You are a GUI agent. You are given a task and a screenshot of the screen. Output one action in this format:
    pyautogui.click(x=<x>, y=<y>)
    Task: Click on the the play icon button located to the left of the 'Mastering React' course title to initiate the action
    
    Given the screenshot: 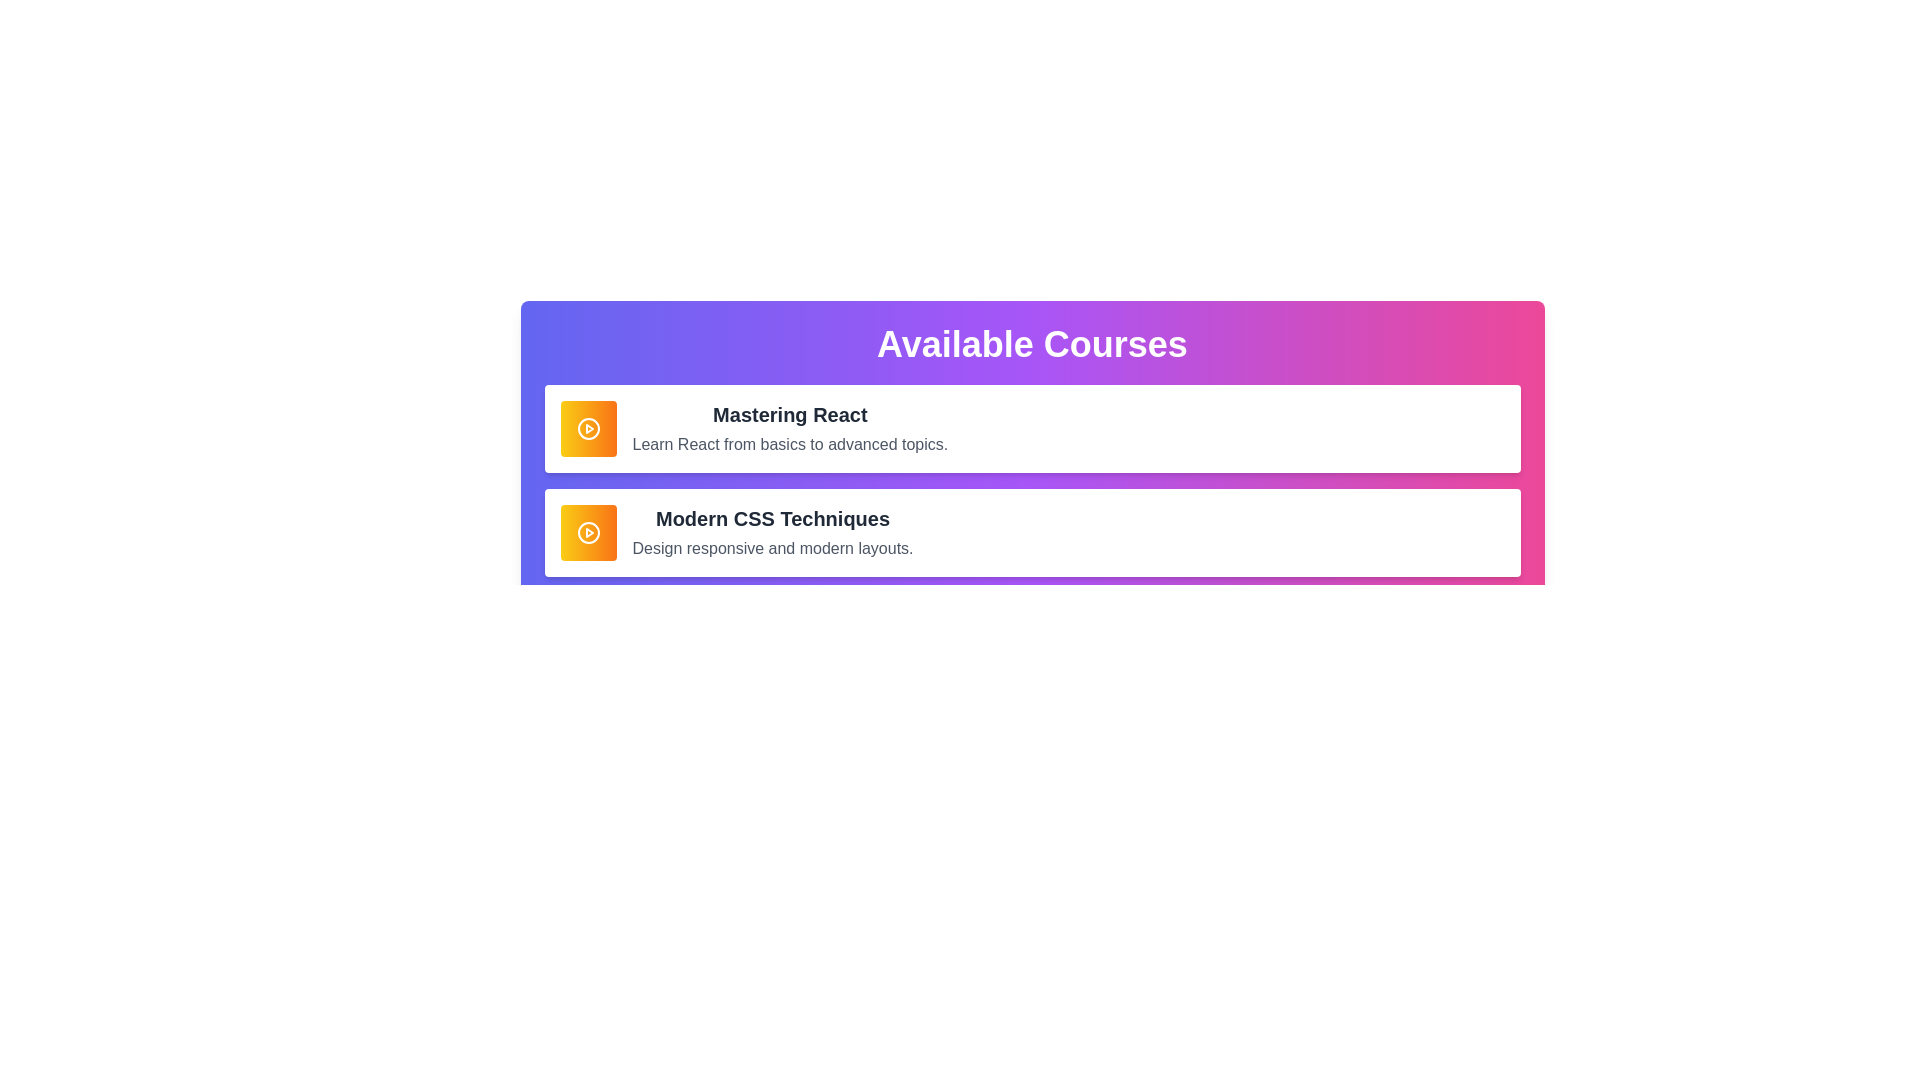 What is the action you would take?
    pyautogui.click(x=587, y=427)
    